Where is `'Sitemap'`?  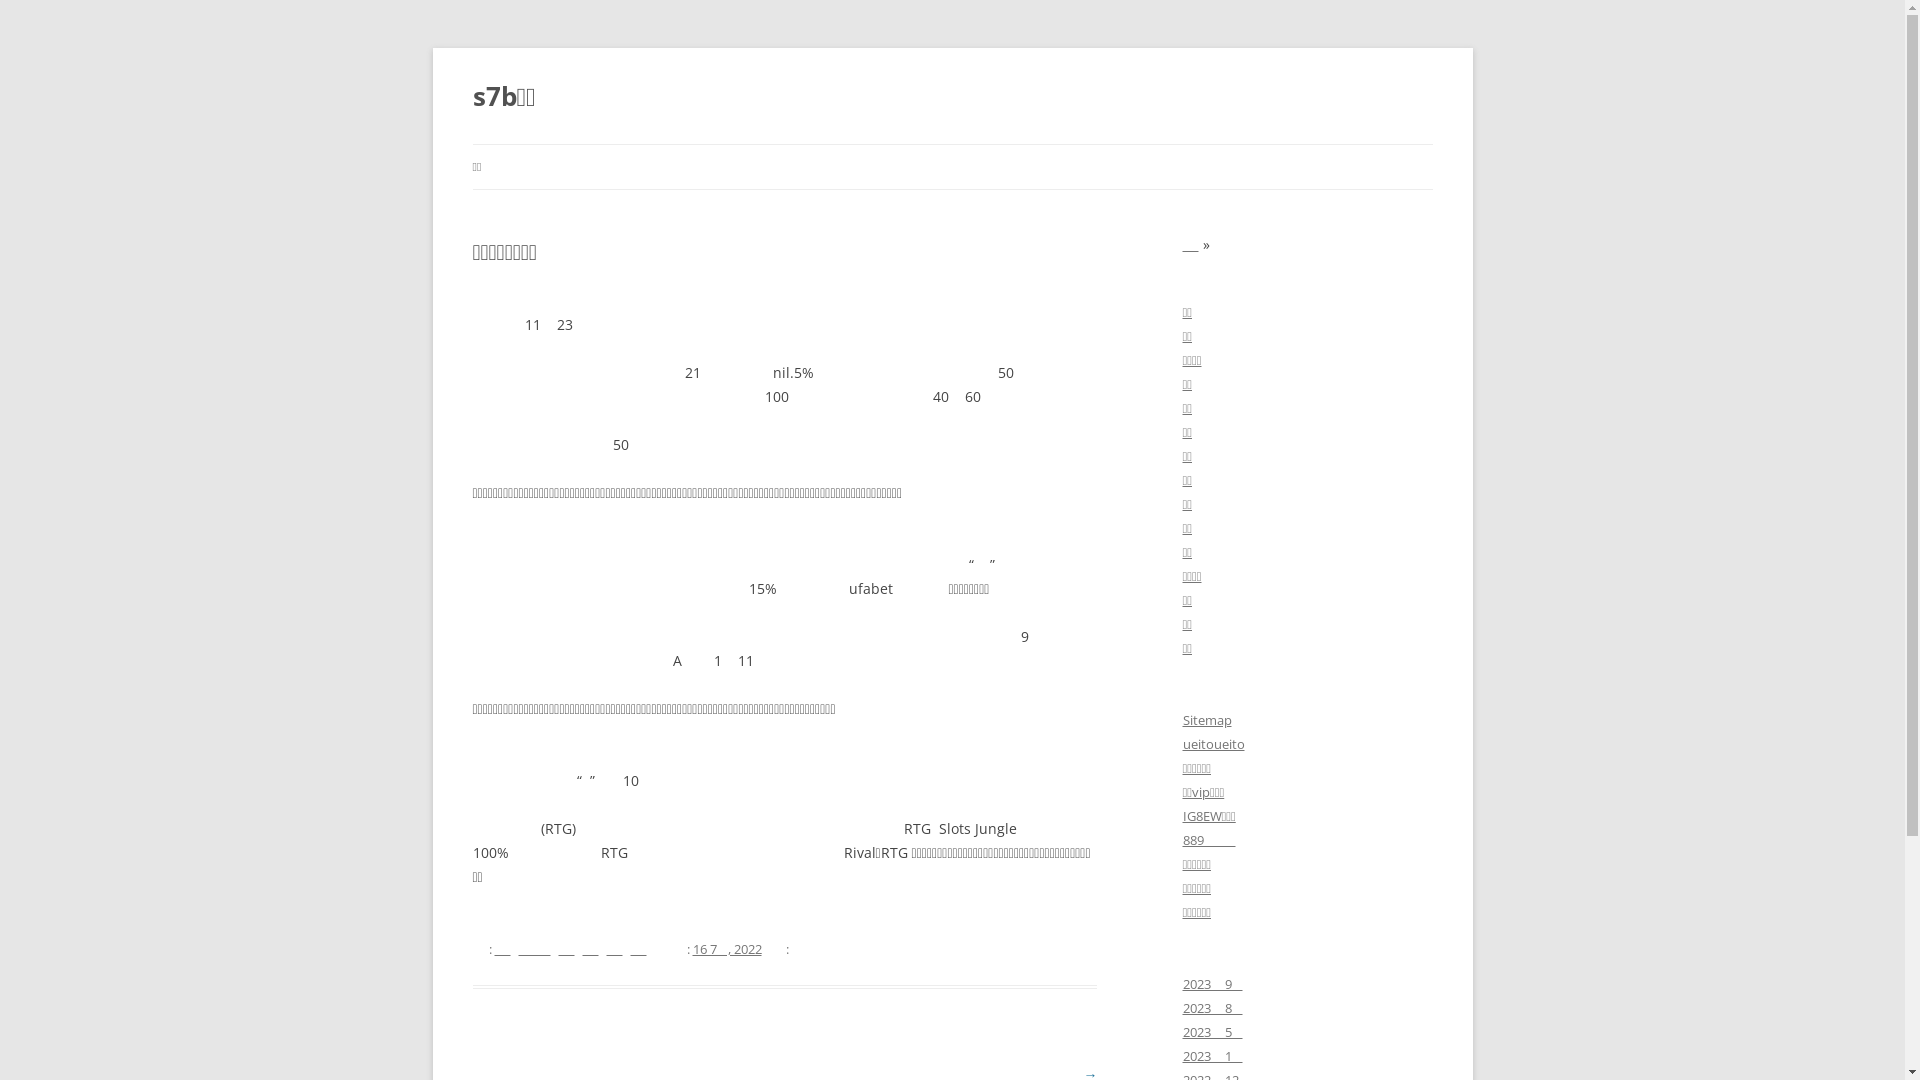
'Sitemap' is located at coordinates (1205, 720).